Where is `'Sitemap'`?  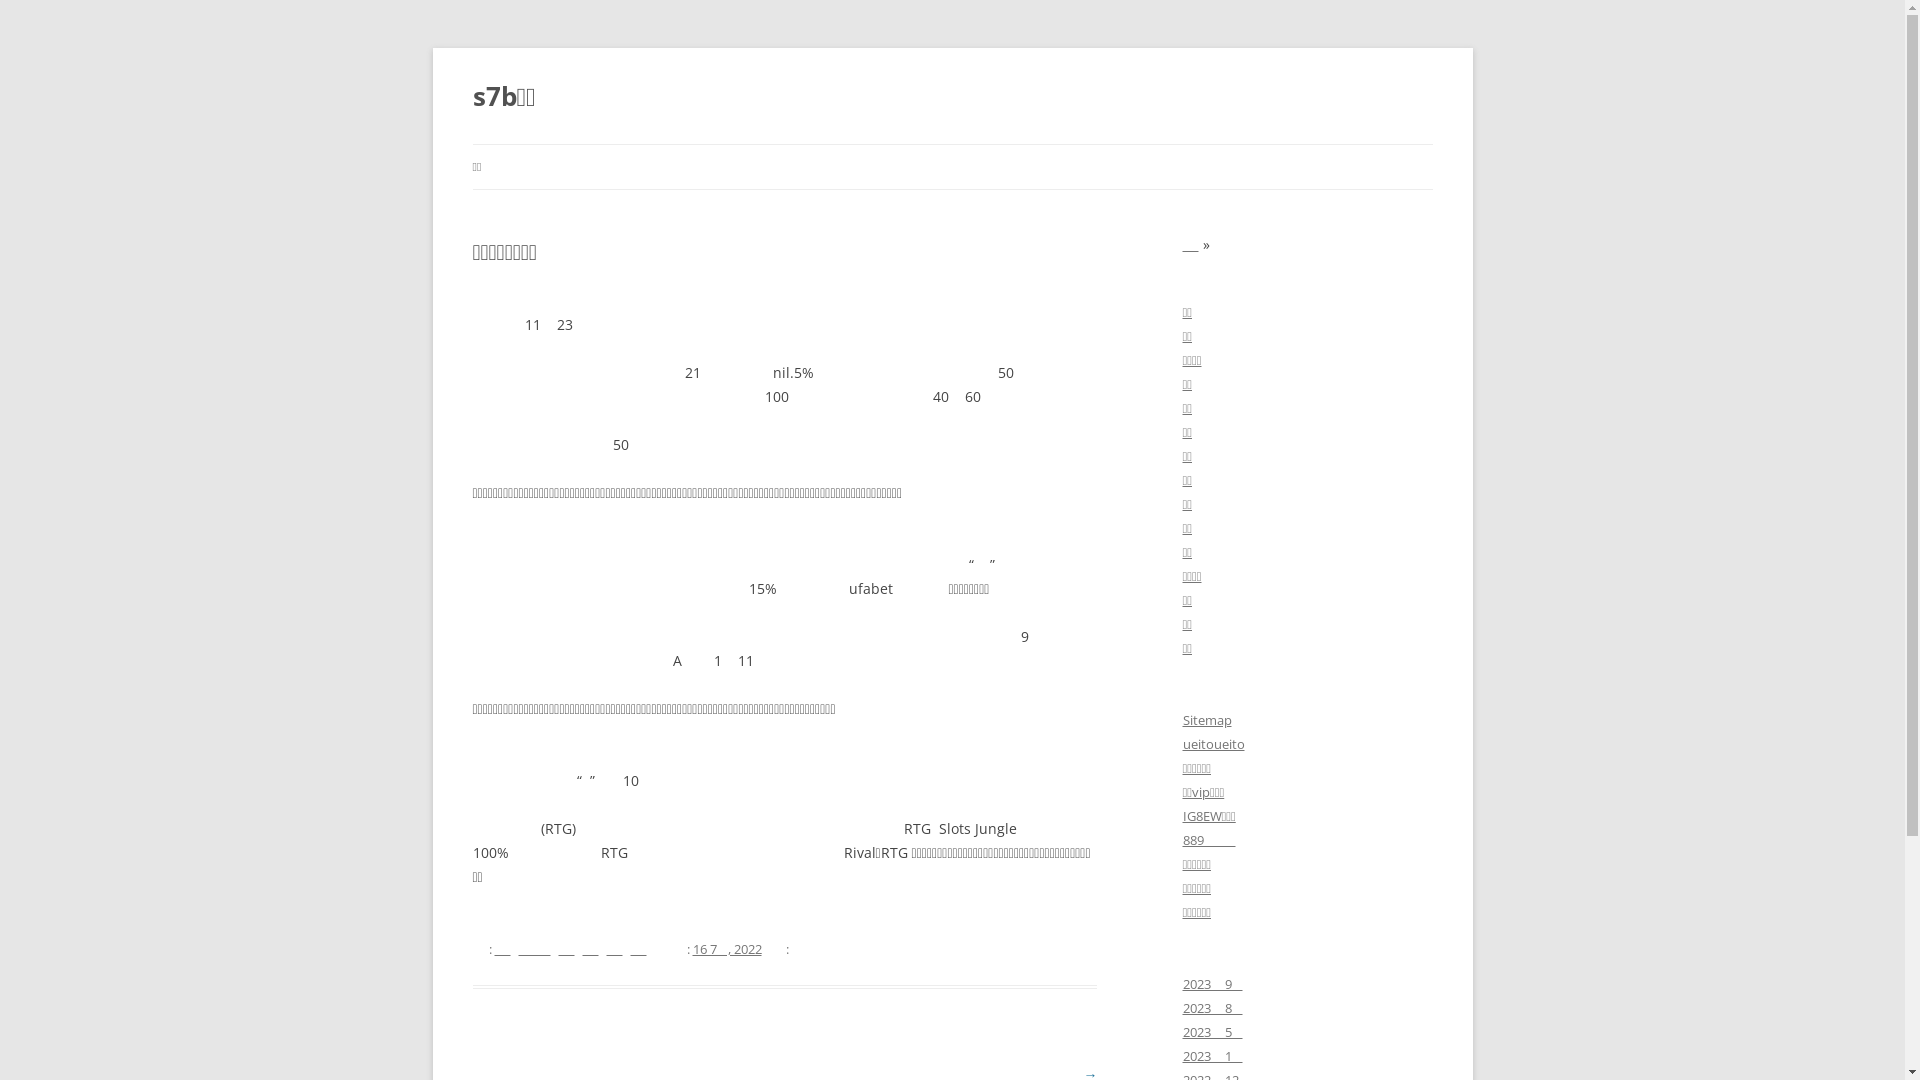
'Sitemap' is located at coordinates (1205, 720).